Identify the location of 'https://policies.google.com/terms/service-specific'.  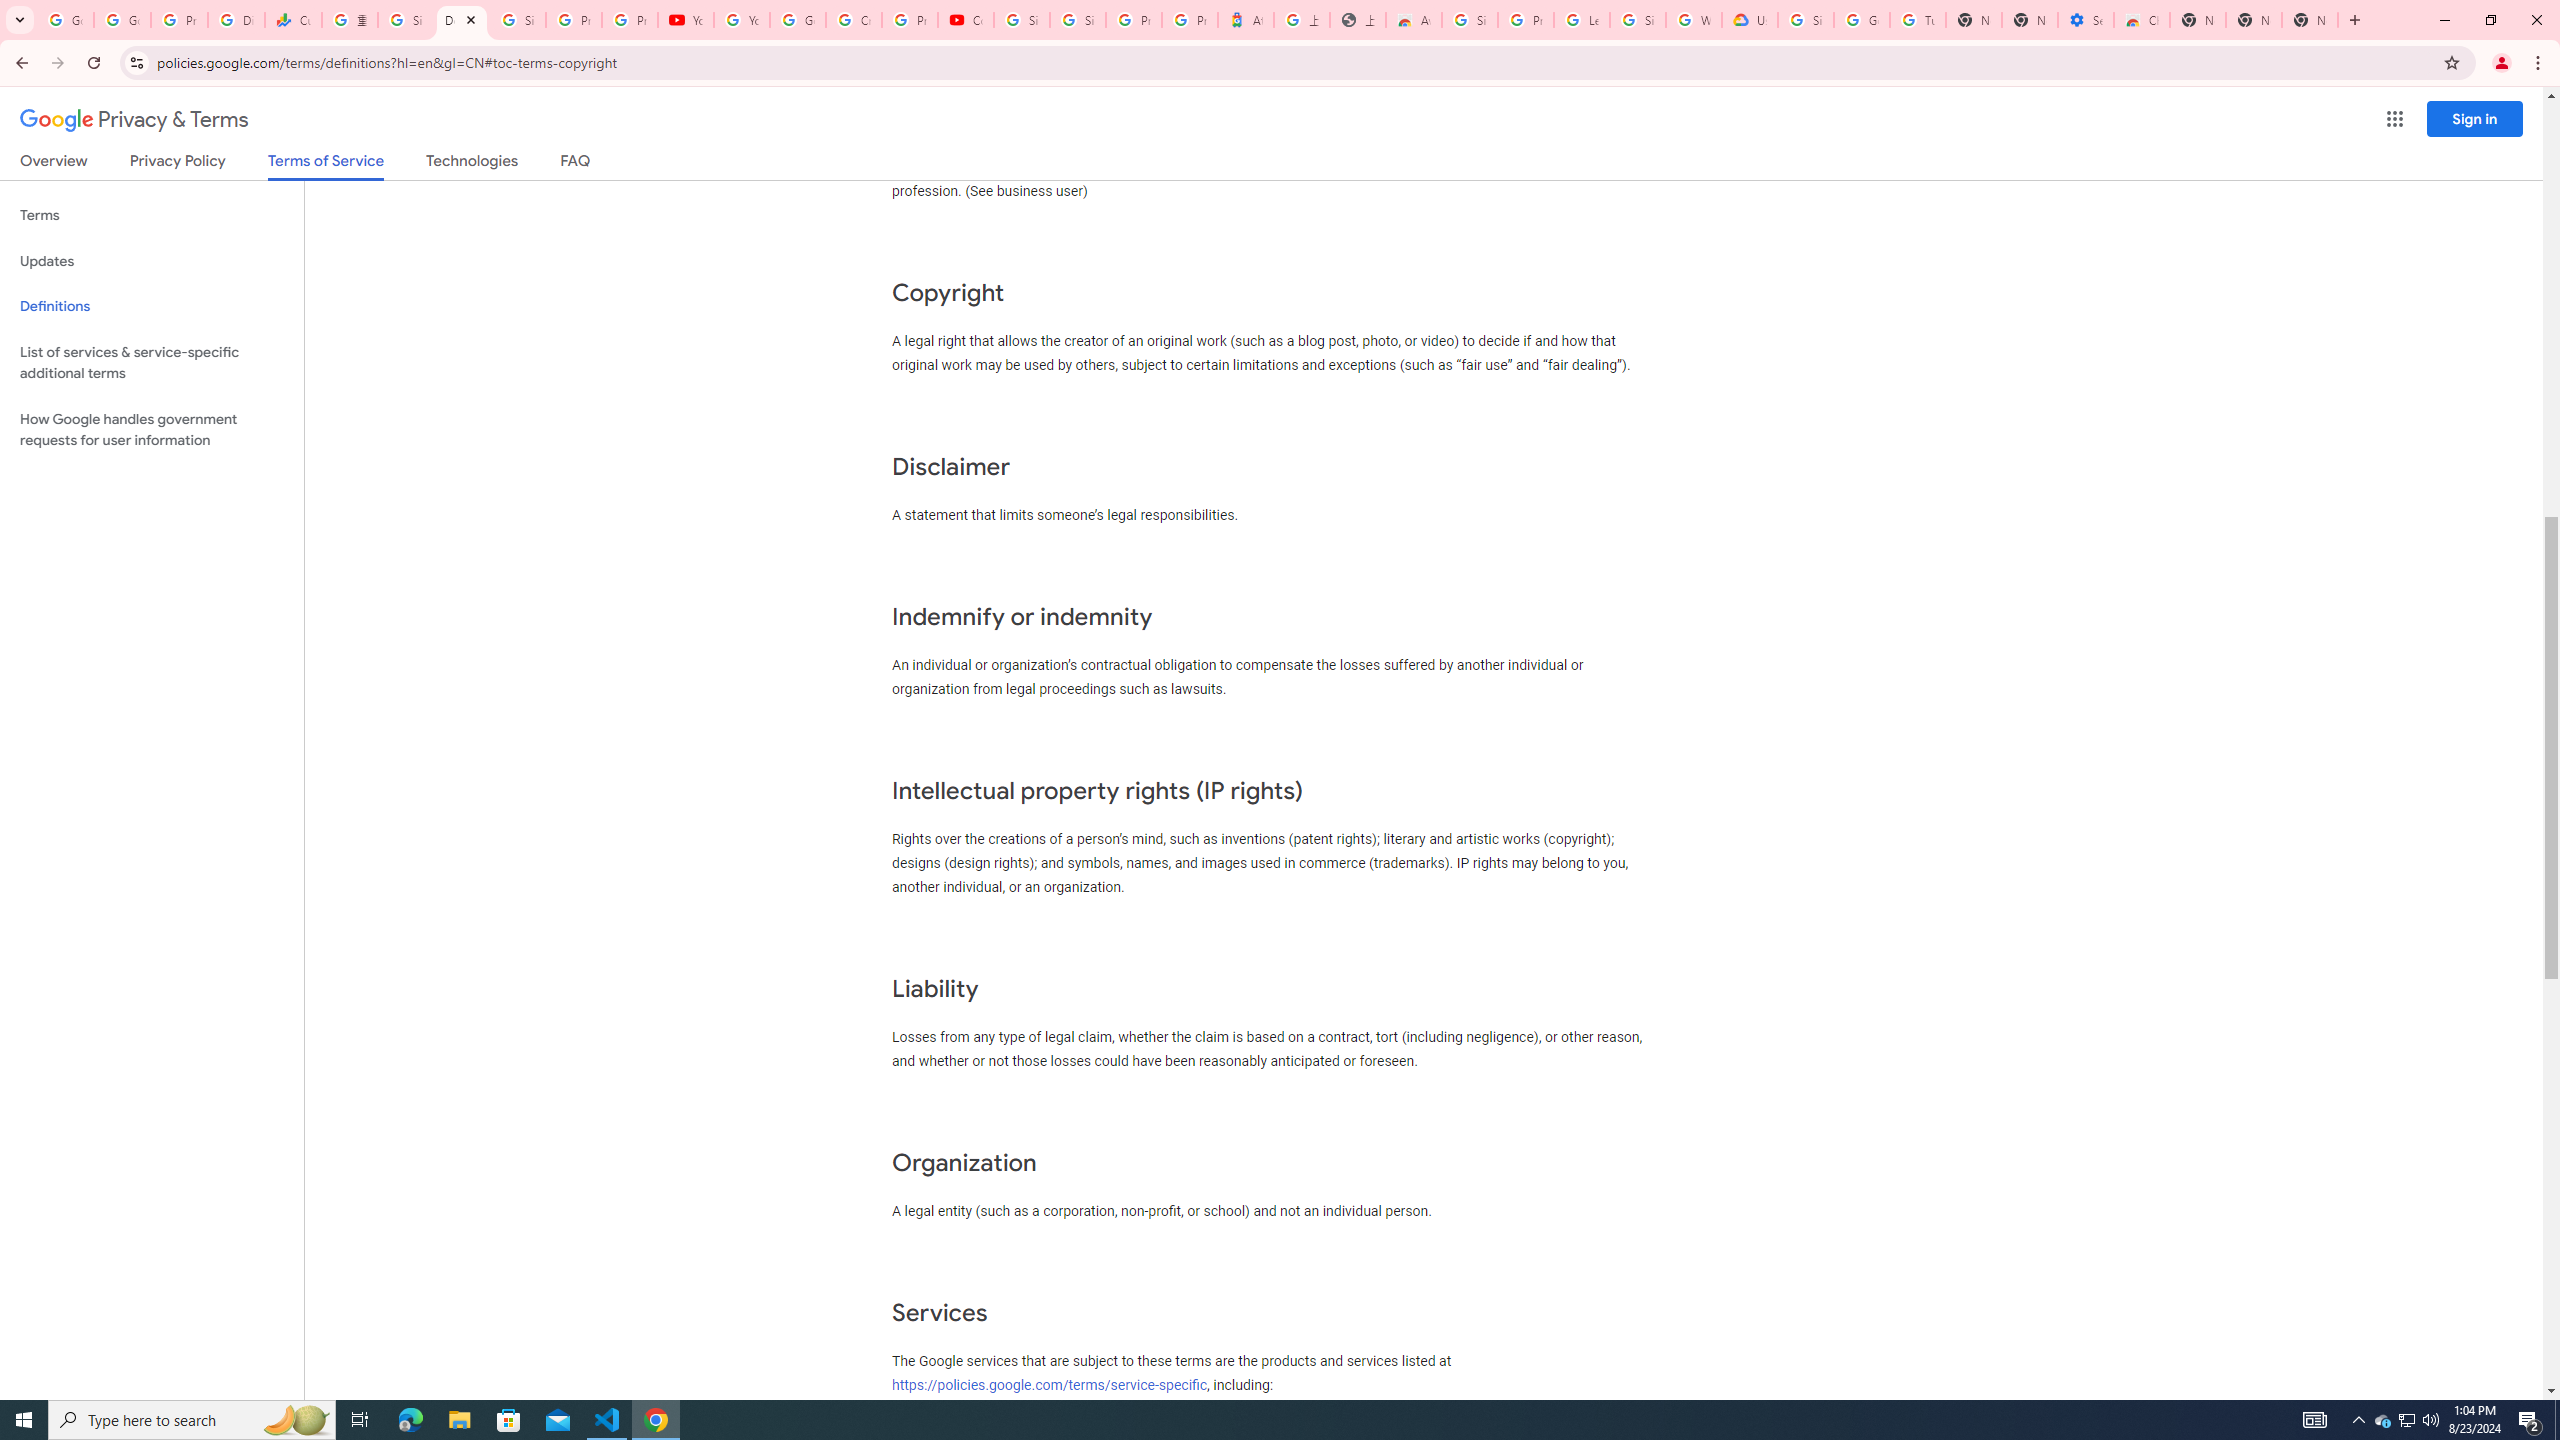
(1048, 1385).